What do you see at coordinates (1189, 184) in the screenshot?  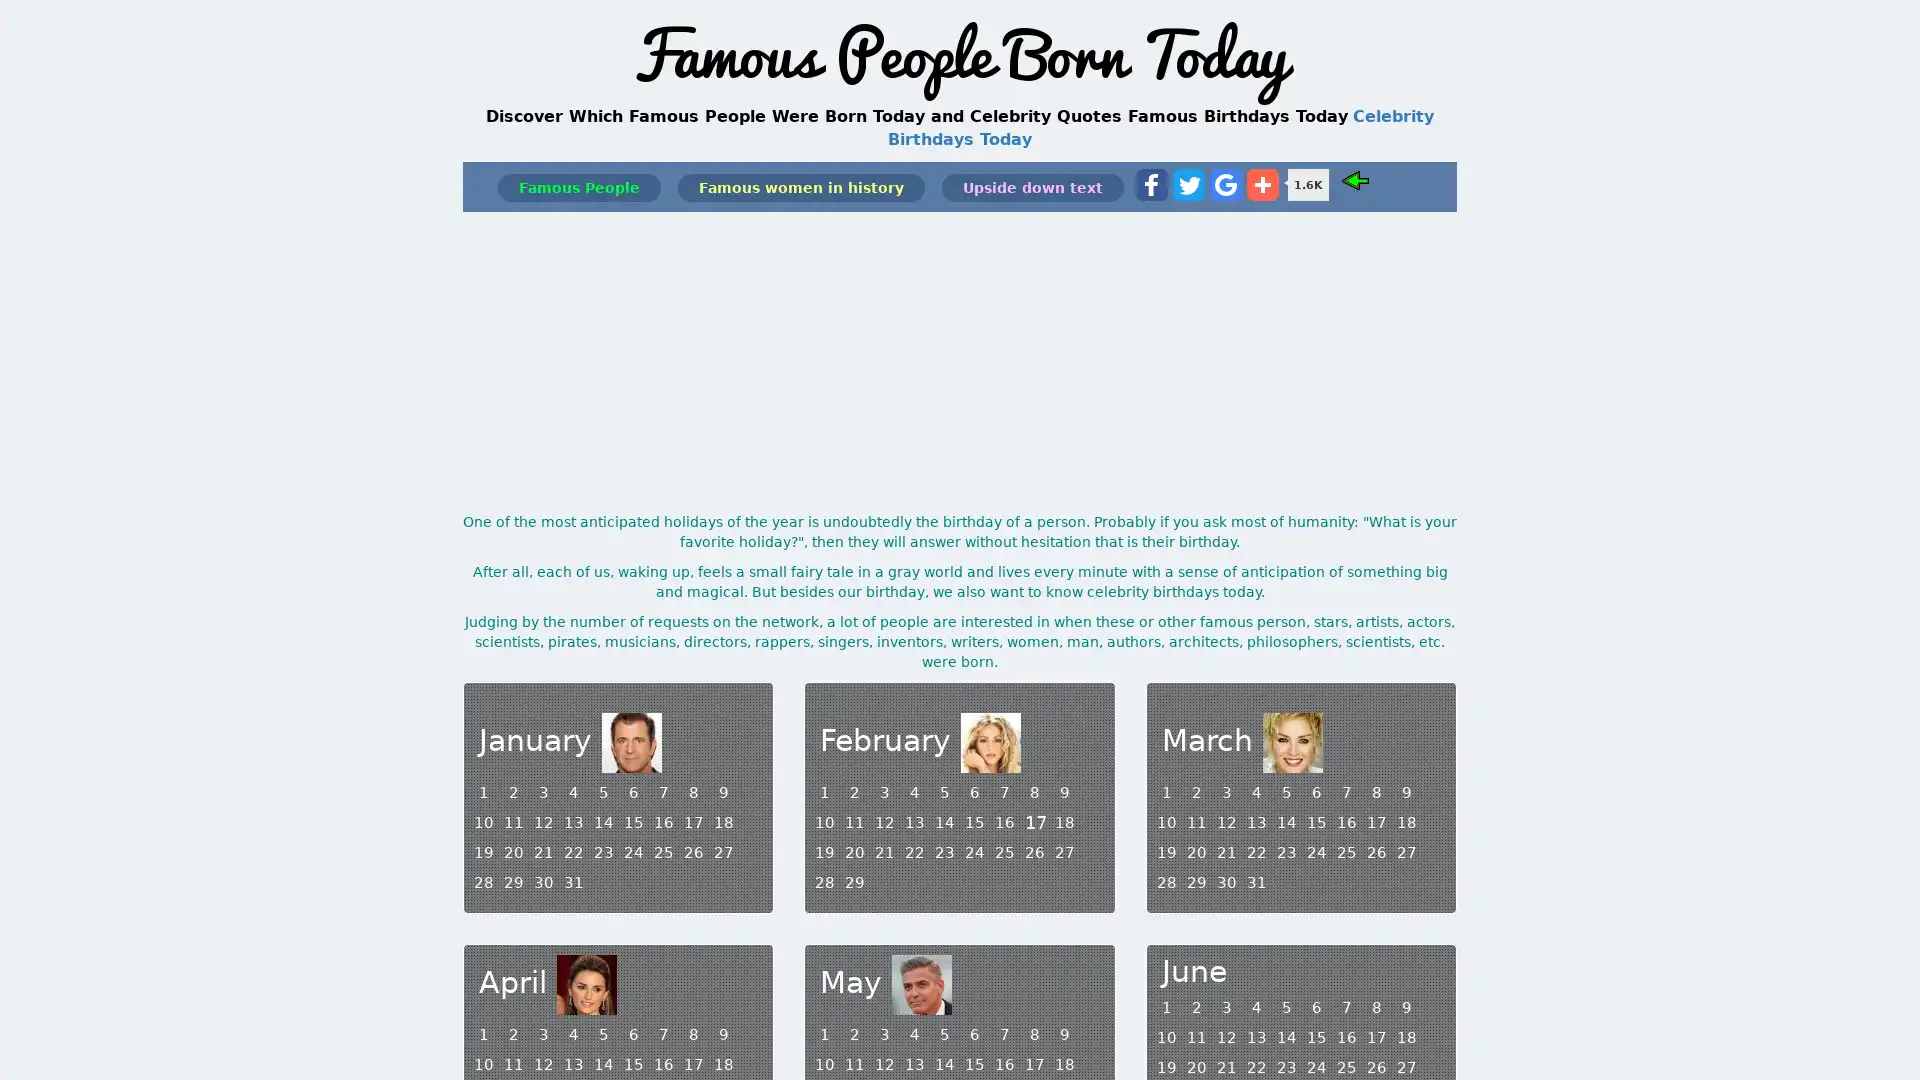 I see `Share to Twitter` at bounding box center [1189, 184].